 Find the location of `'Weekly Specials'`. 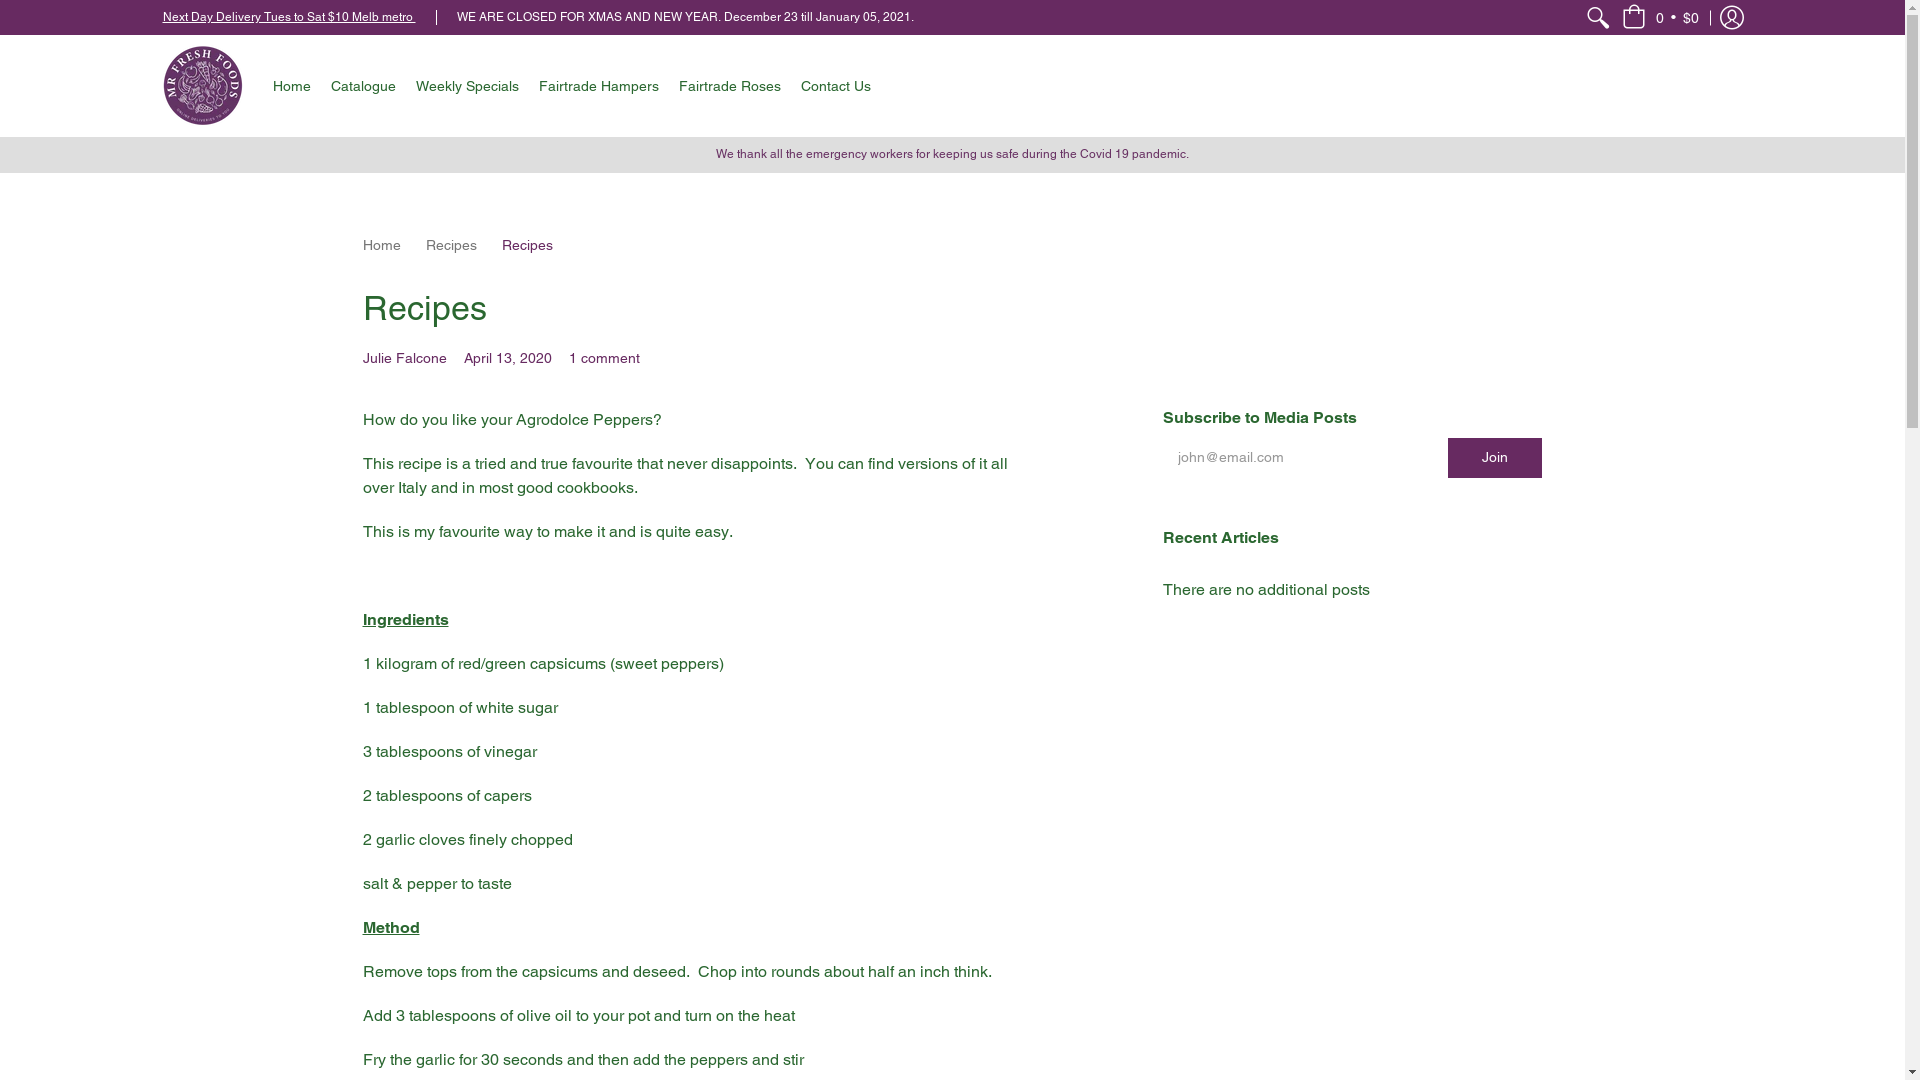

'Weekly Specials' is located at coordinates (405, 84).